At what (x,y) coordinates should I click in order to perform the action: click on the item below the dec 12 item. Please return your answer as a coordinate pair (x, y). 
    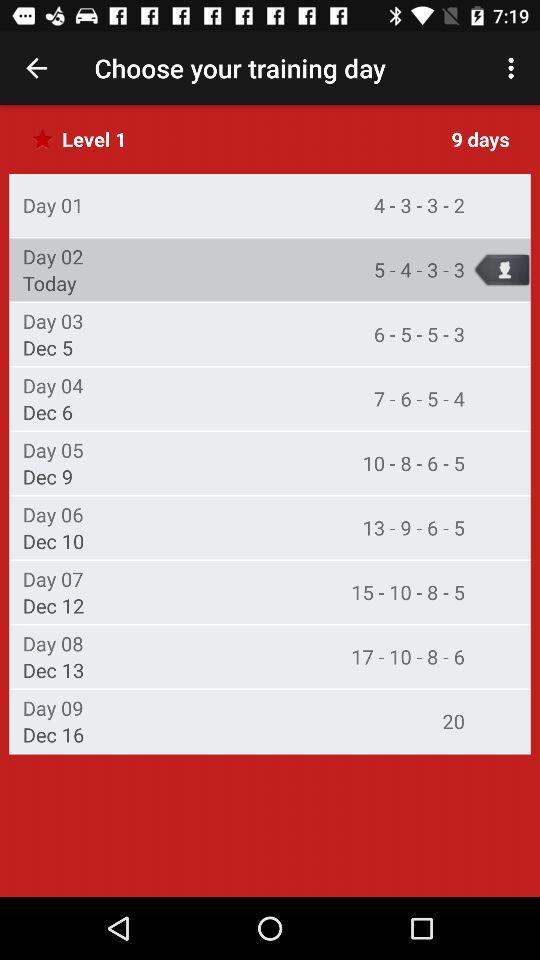
    Looking at the image, I should click on (53, 642).